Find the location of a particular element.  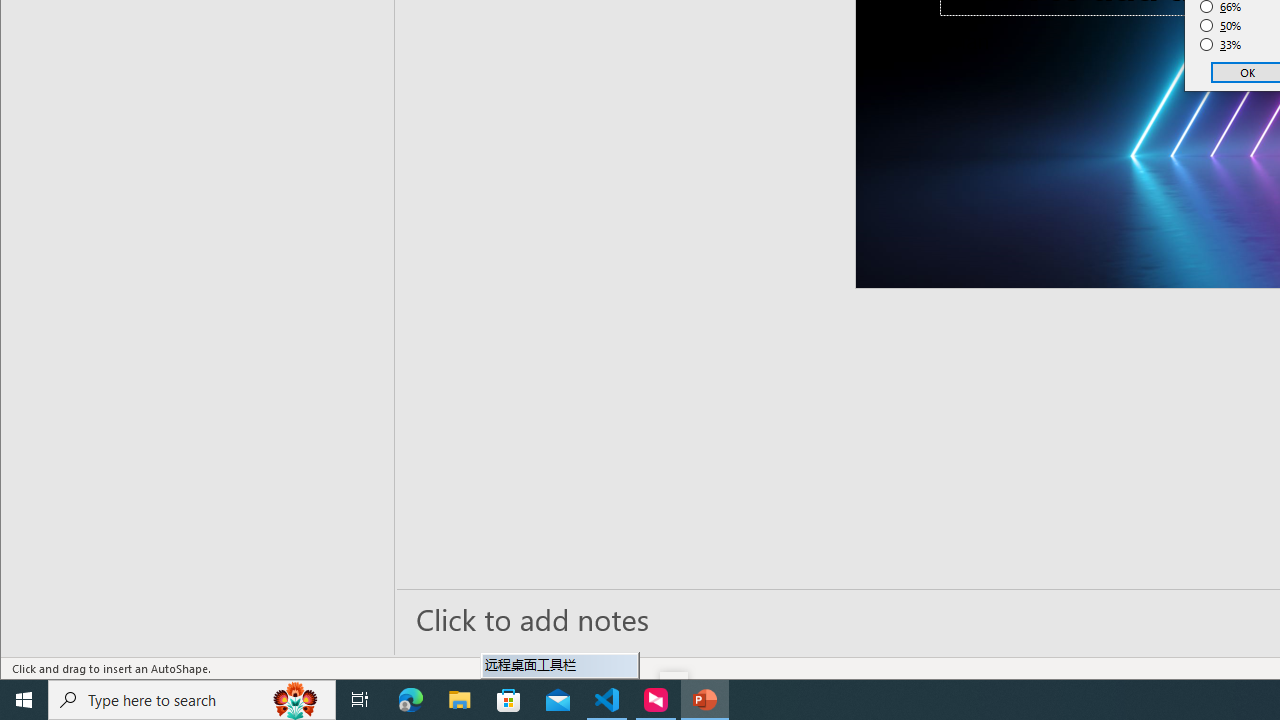

'33%' is located at coordinates (1220, 45).